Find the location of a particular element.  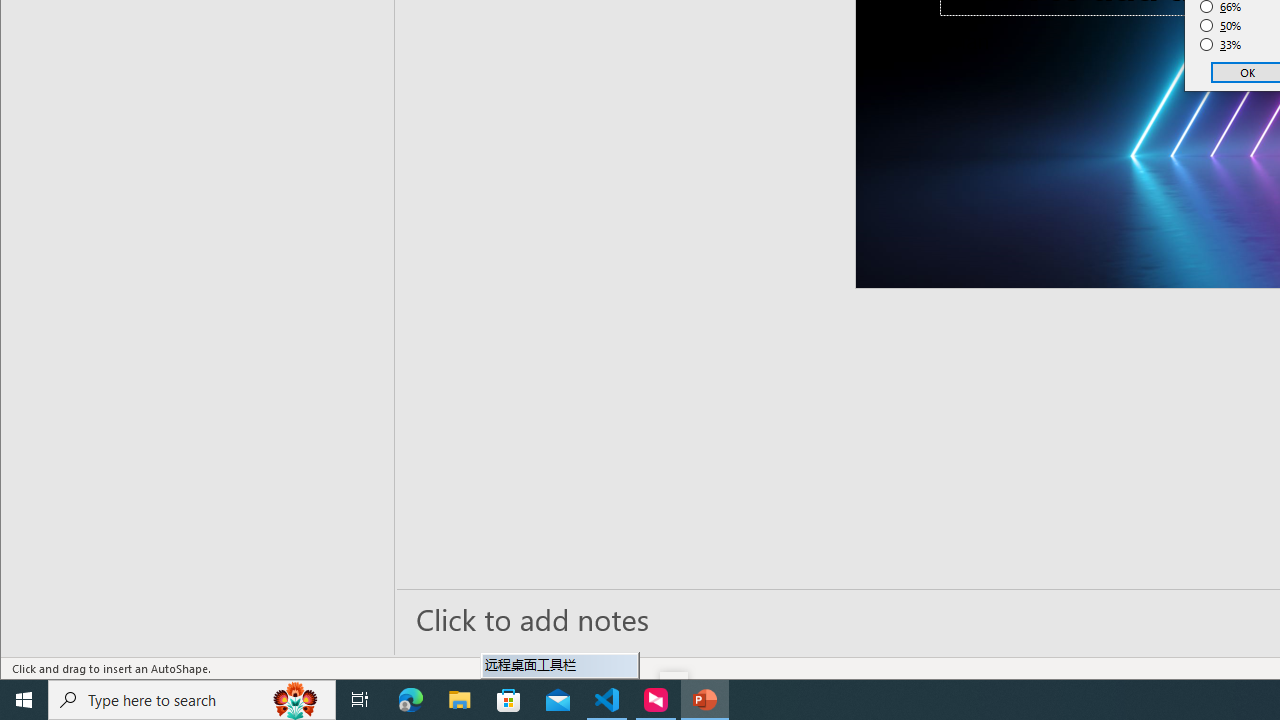

'33%' is located at coordinates (1220, 45).